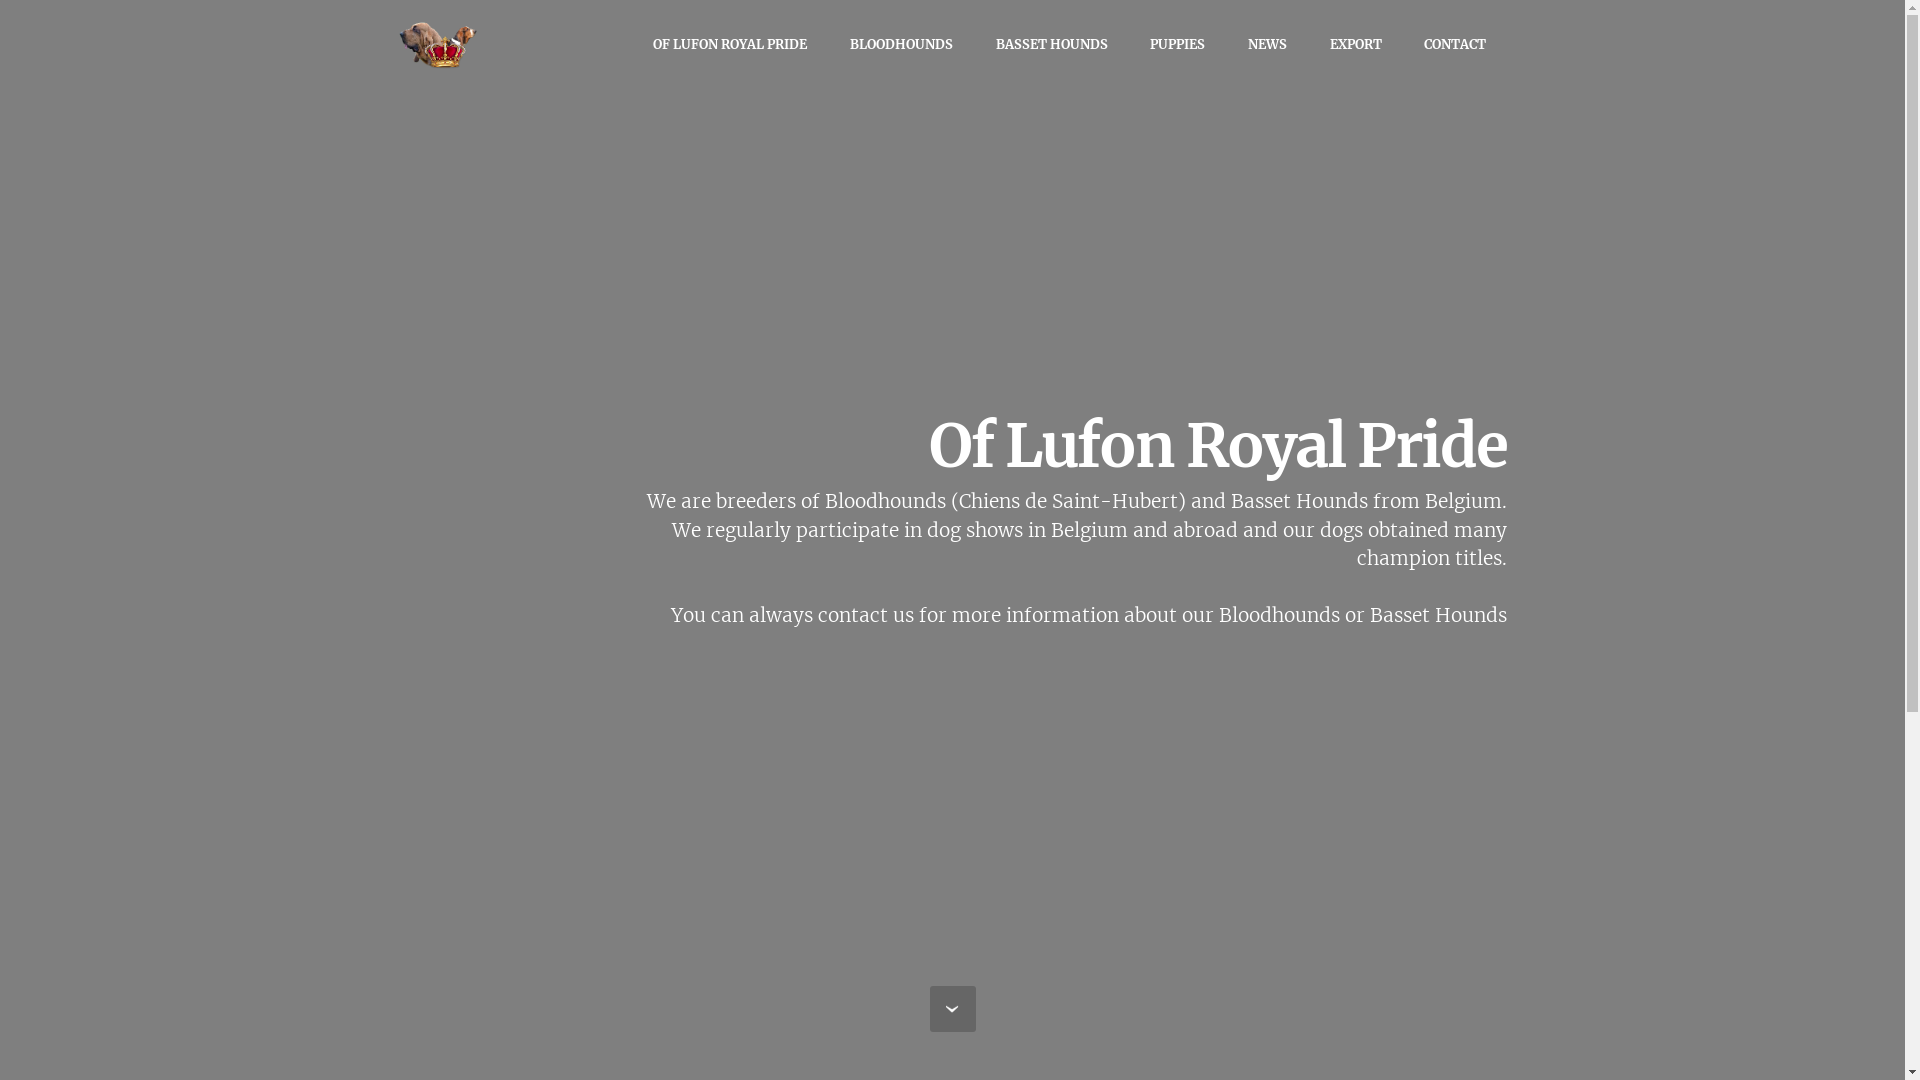 Image resolution: width=1920 pixels, height=1080 pixels. Describe the element at coordinates (1177, 44) in the screenshot. I see `'PUPPIES'` at that location.